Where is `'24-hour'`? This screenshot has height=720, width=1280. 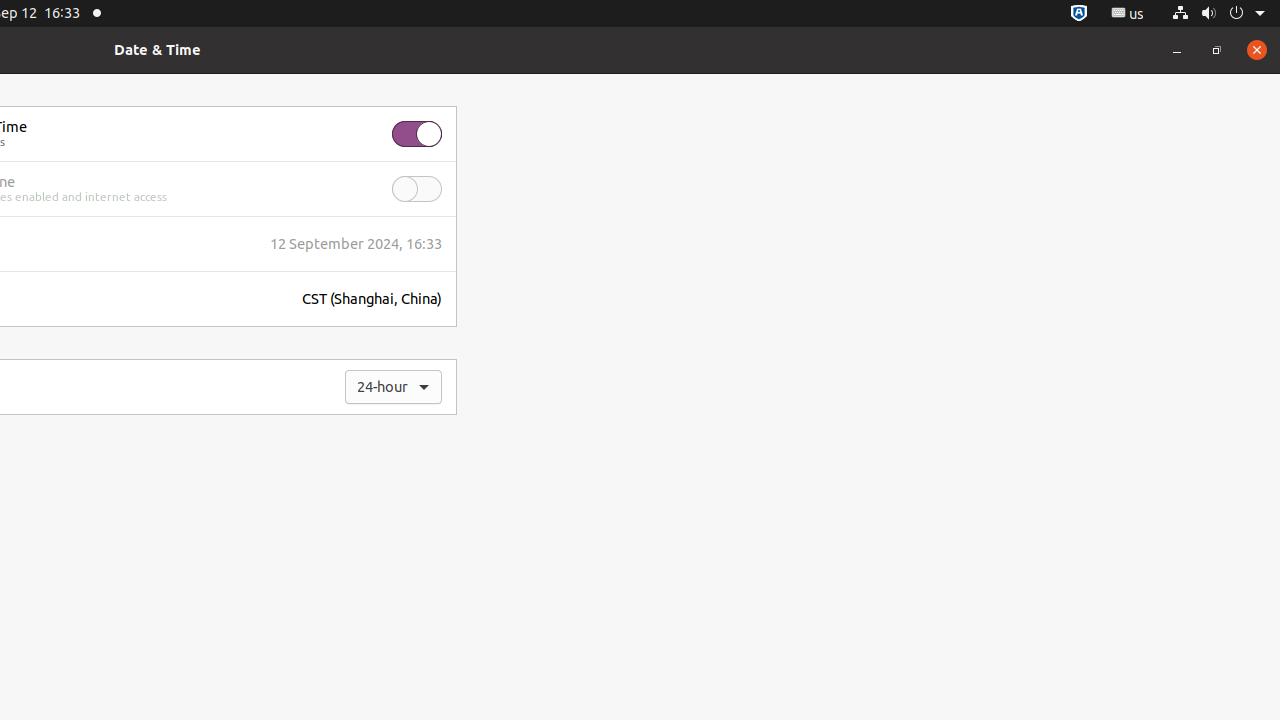 '24-hour' is located at coordinates (393, 387).